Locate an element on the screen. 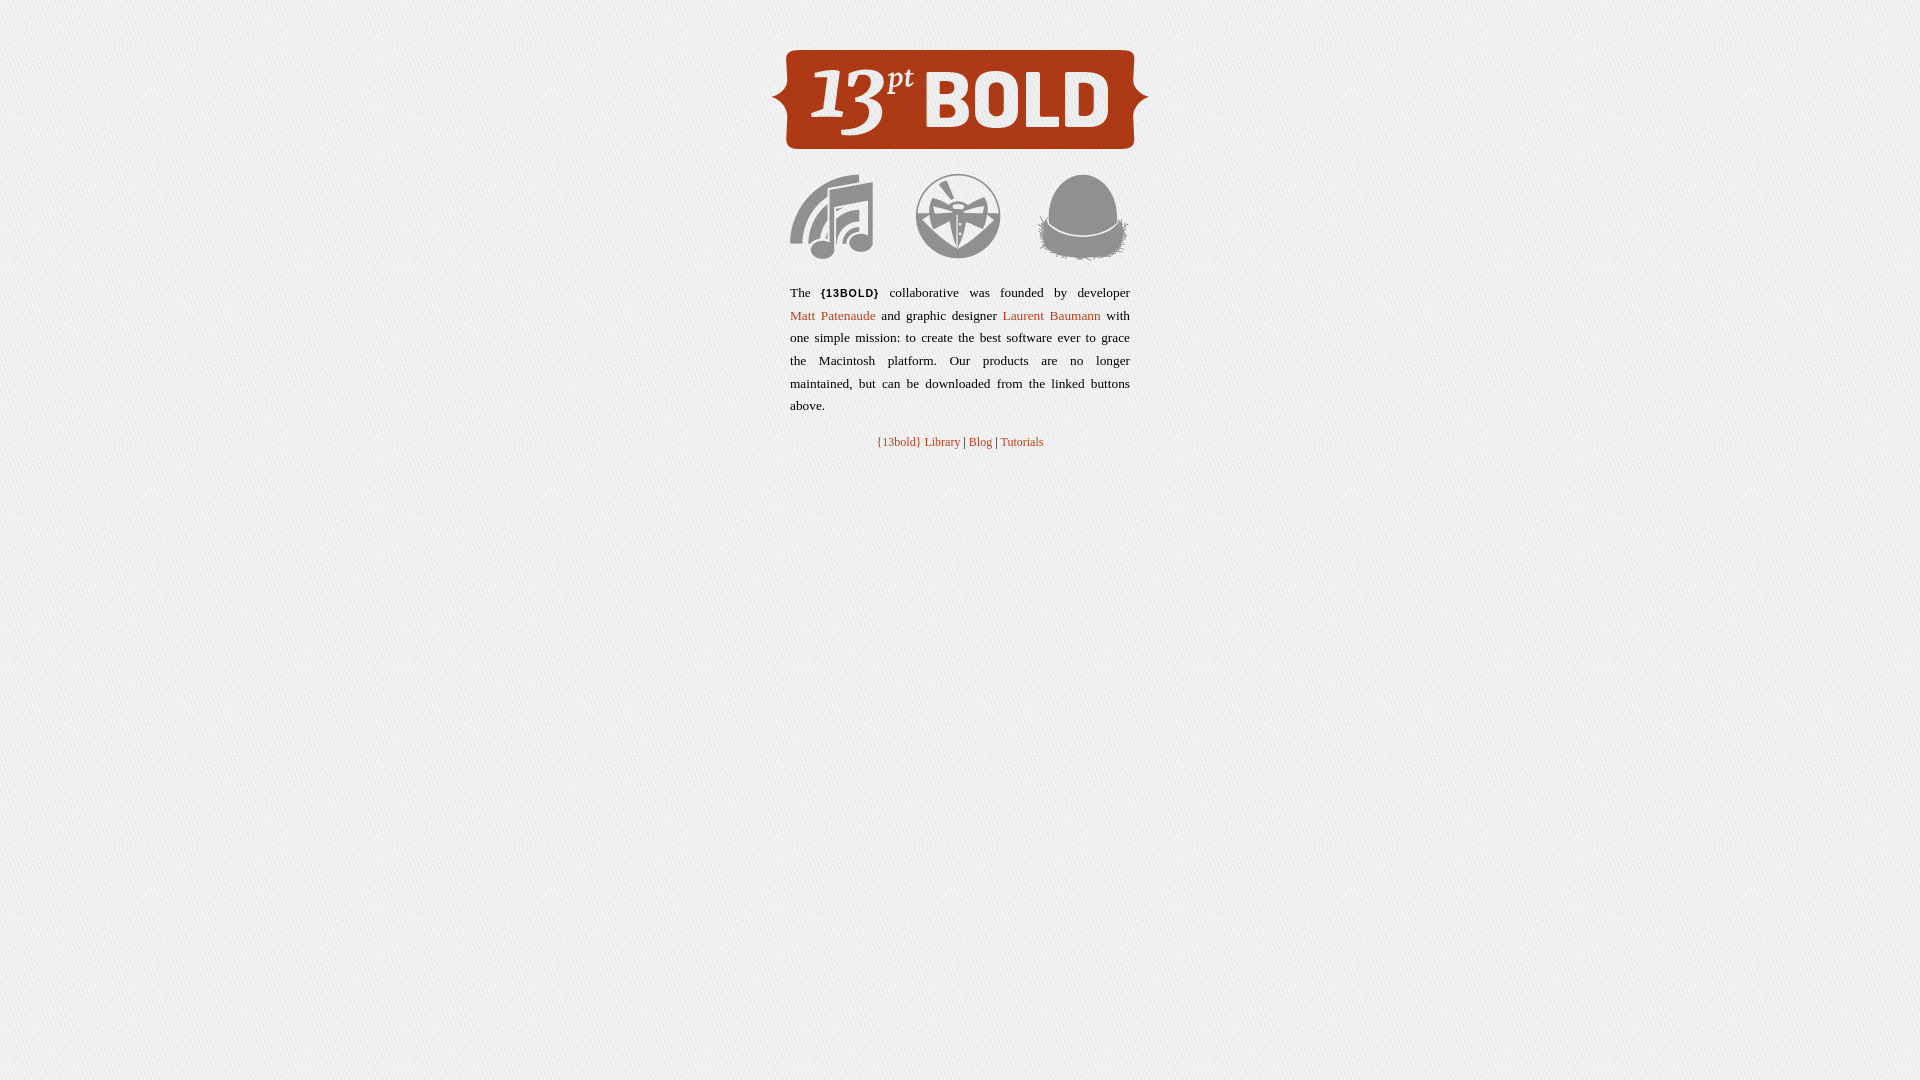  'Laurent Baumann' is located at coordinates (1050, 315).